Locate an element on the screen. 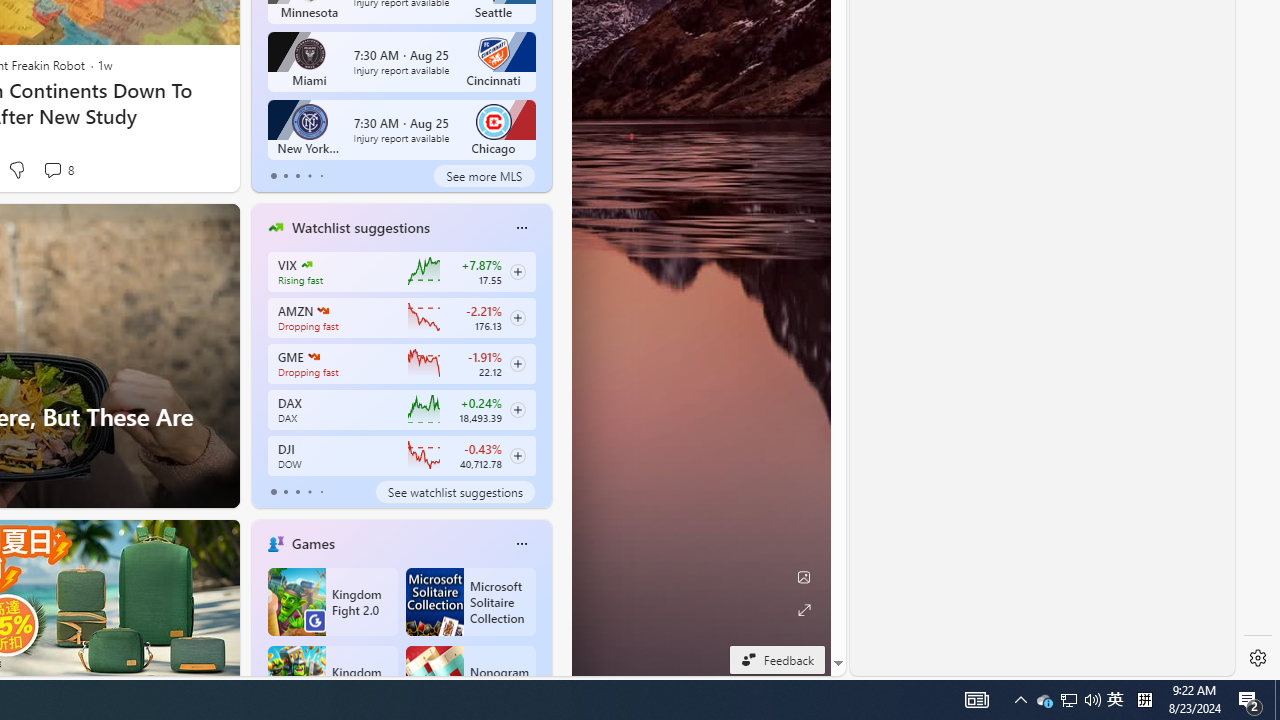 The width and height of the screenshot is (1280, 720). 'Edit Background' is located at coordinates (803, 577).